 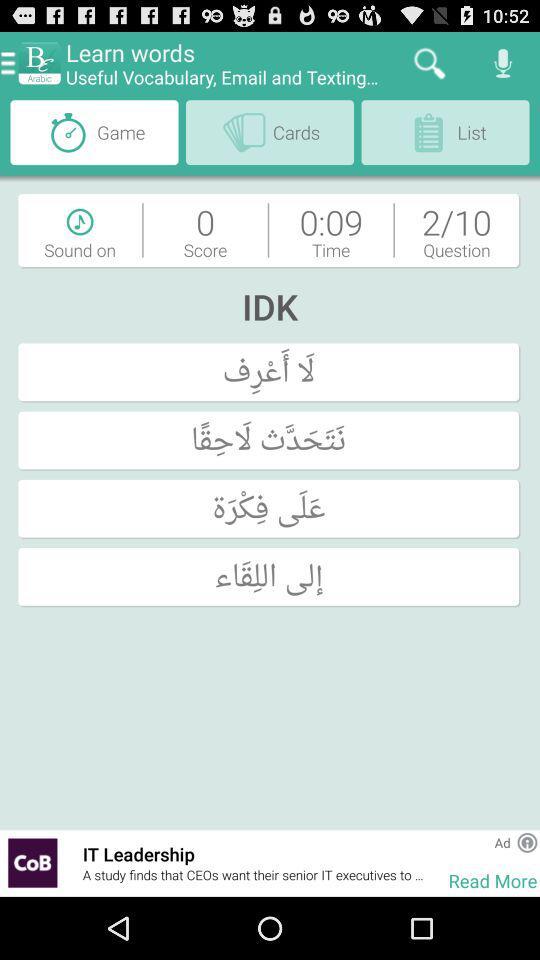 I want to click on open advertisement, so click(x=31, y=862).